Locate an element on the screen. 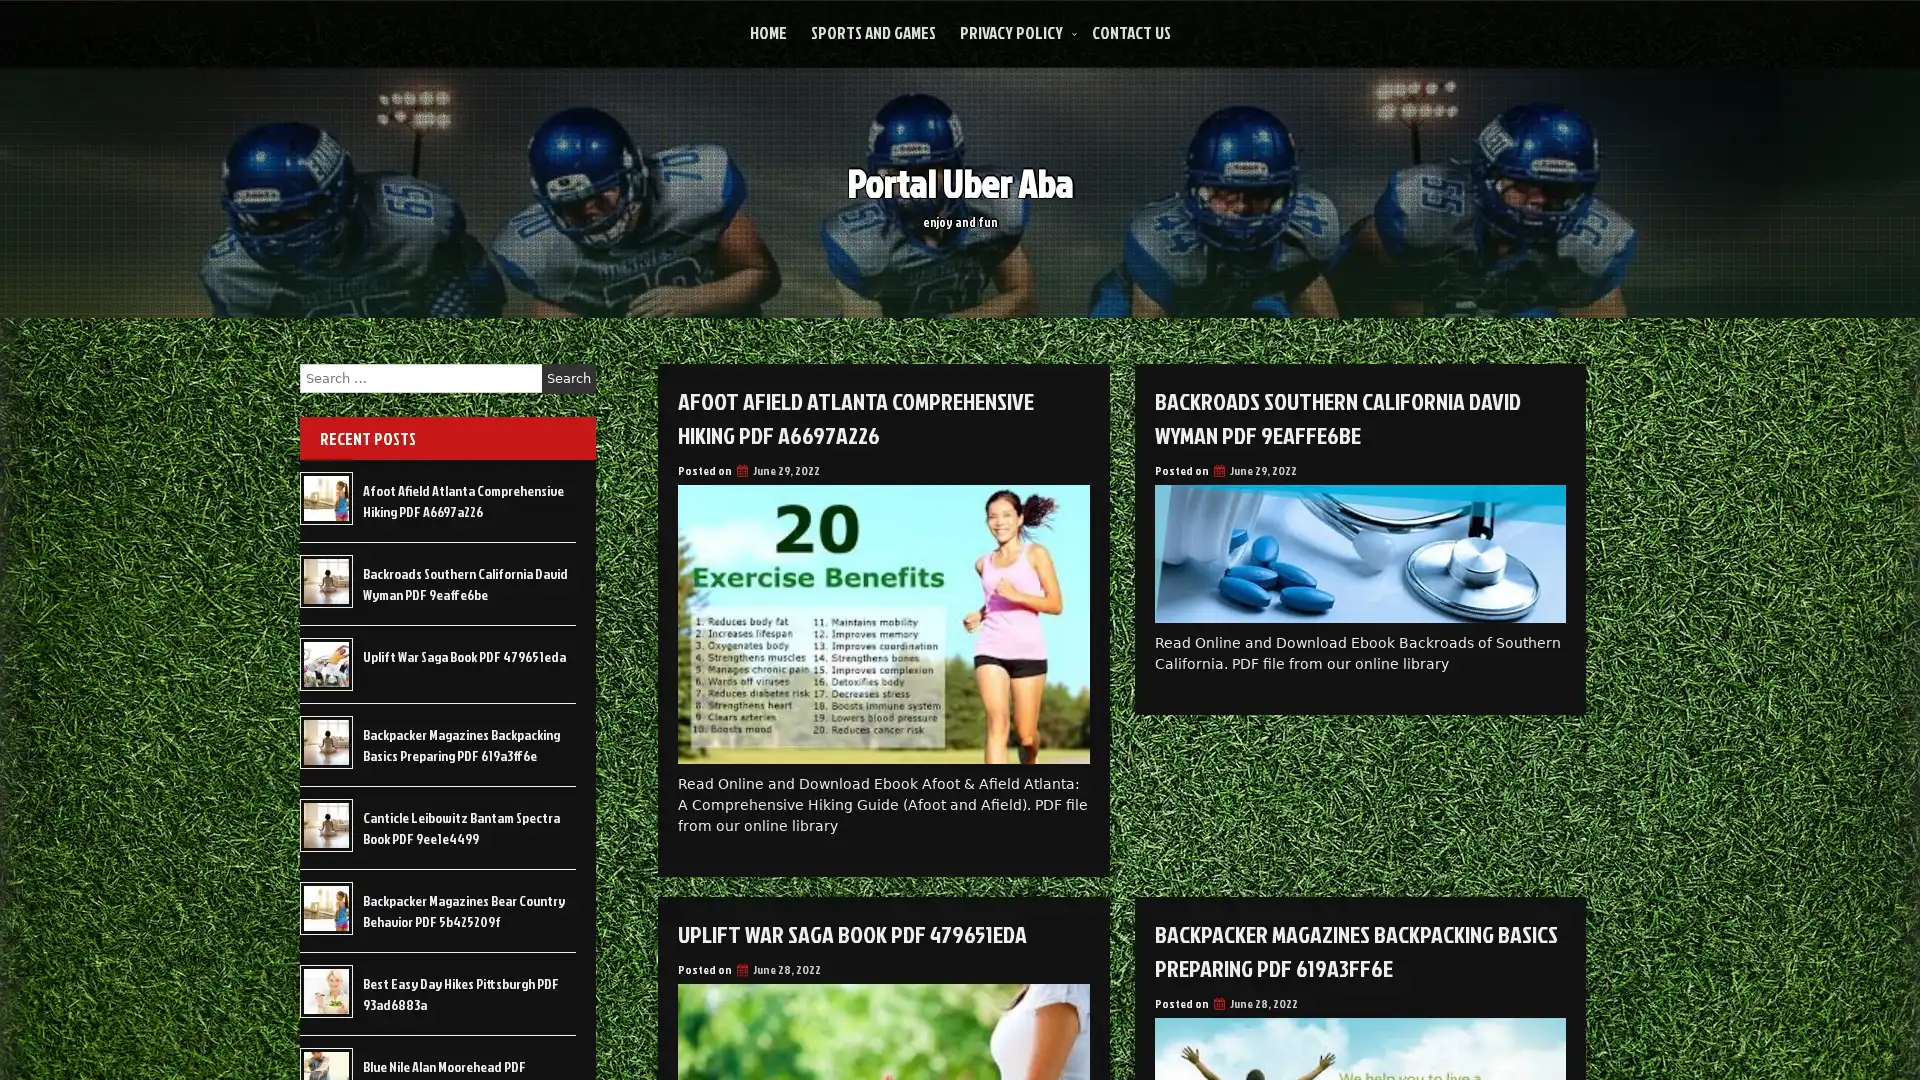 This screenshot has height=1080, width=1920. Search is located at coordinates (568, 378).